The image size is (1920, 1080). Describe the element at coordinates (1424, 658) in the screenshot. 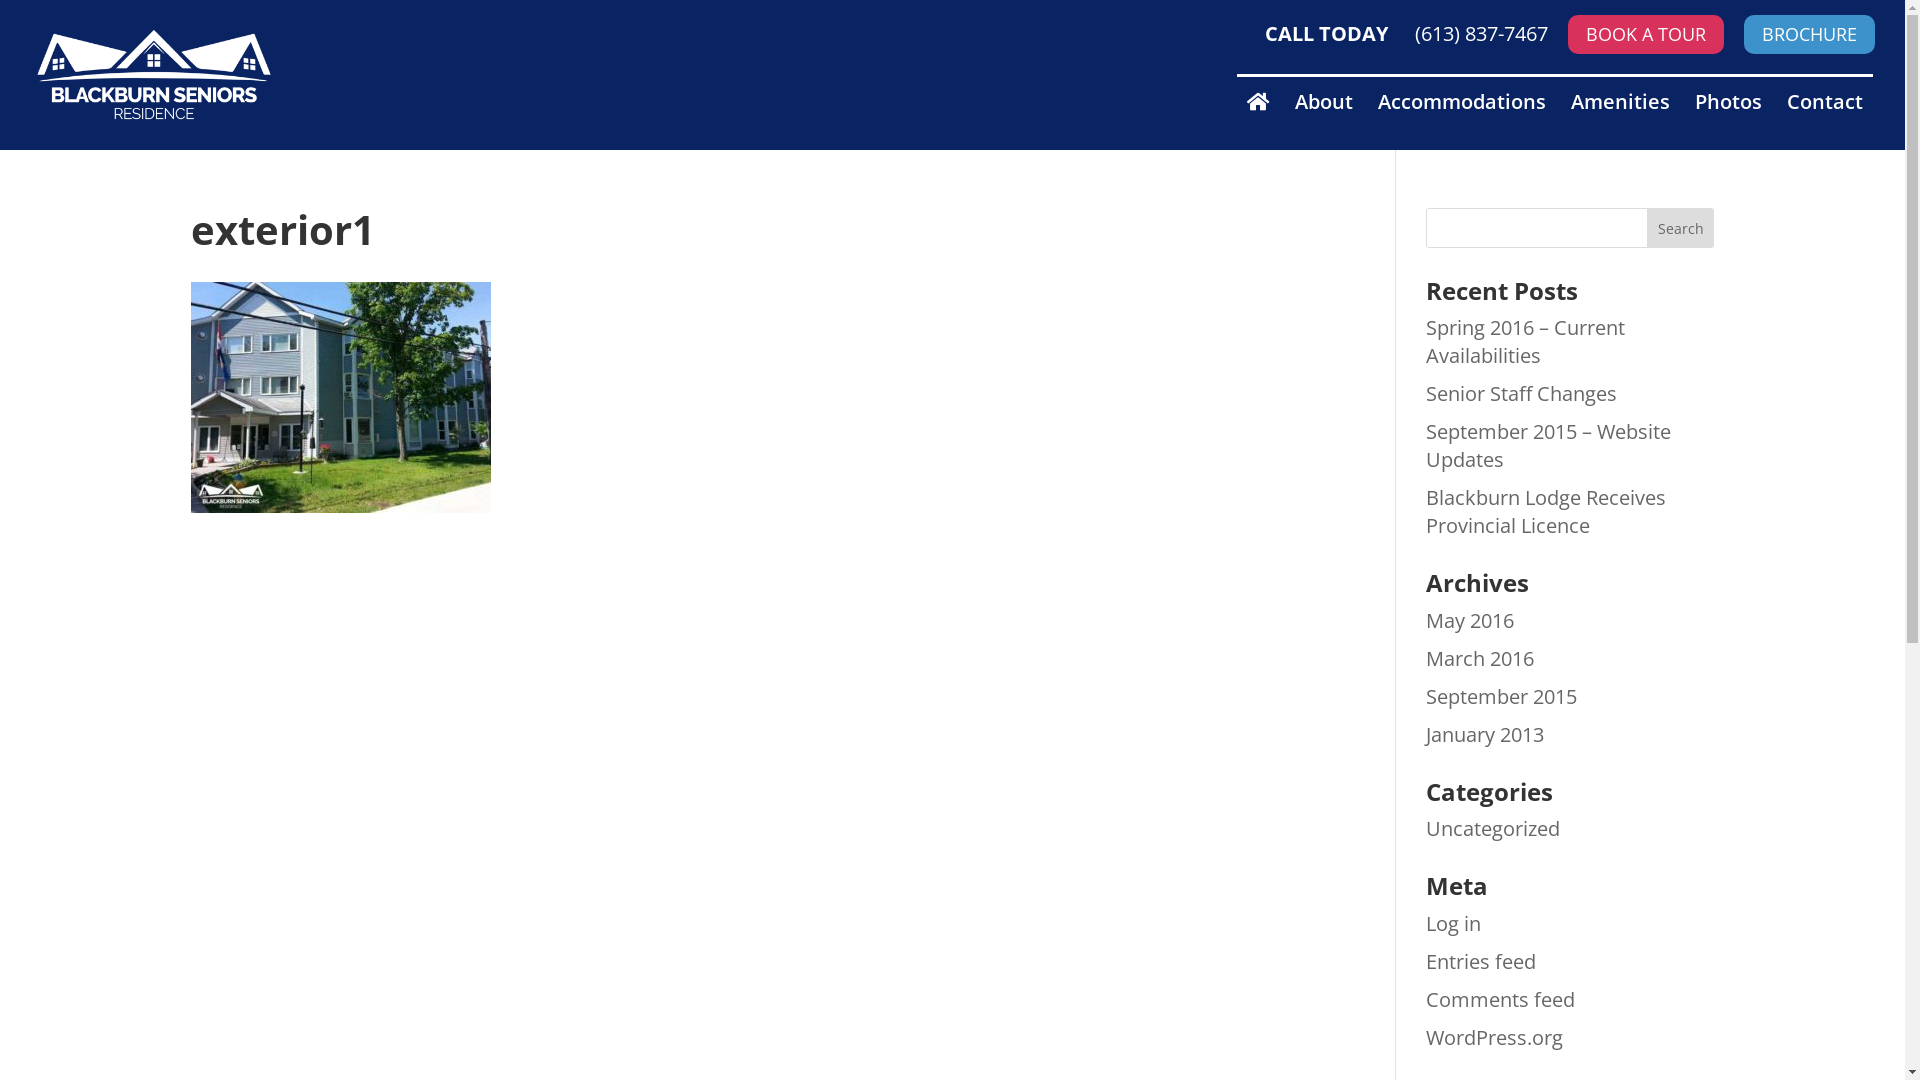

I see `'March 2016'` at that location.